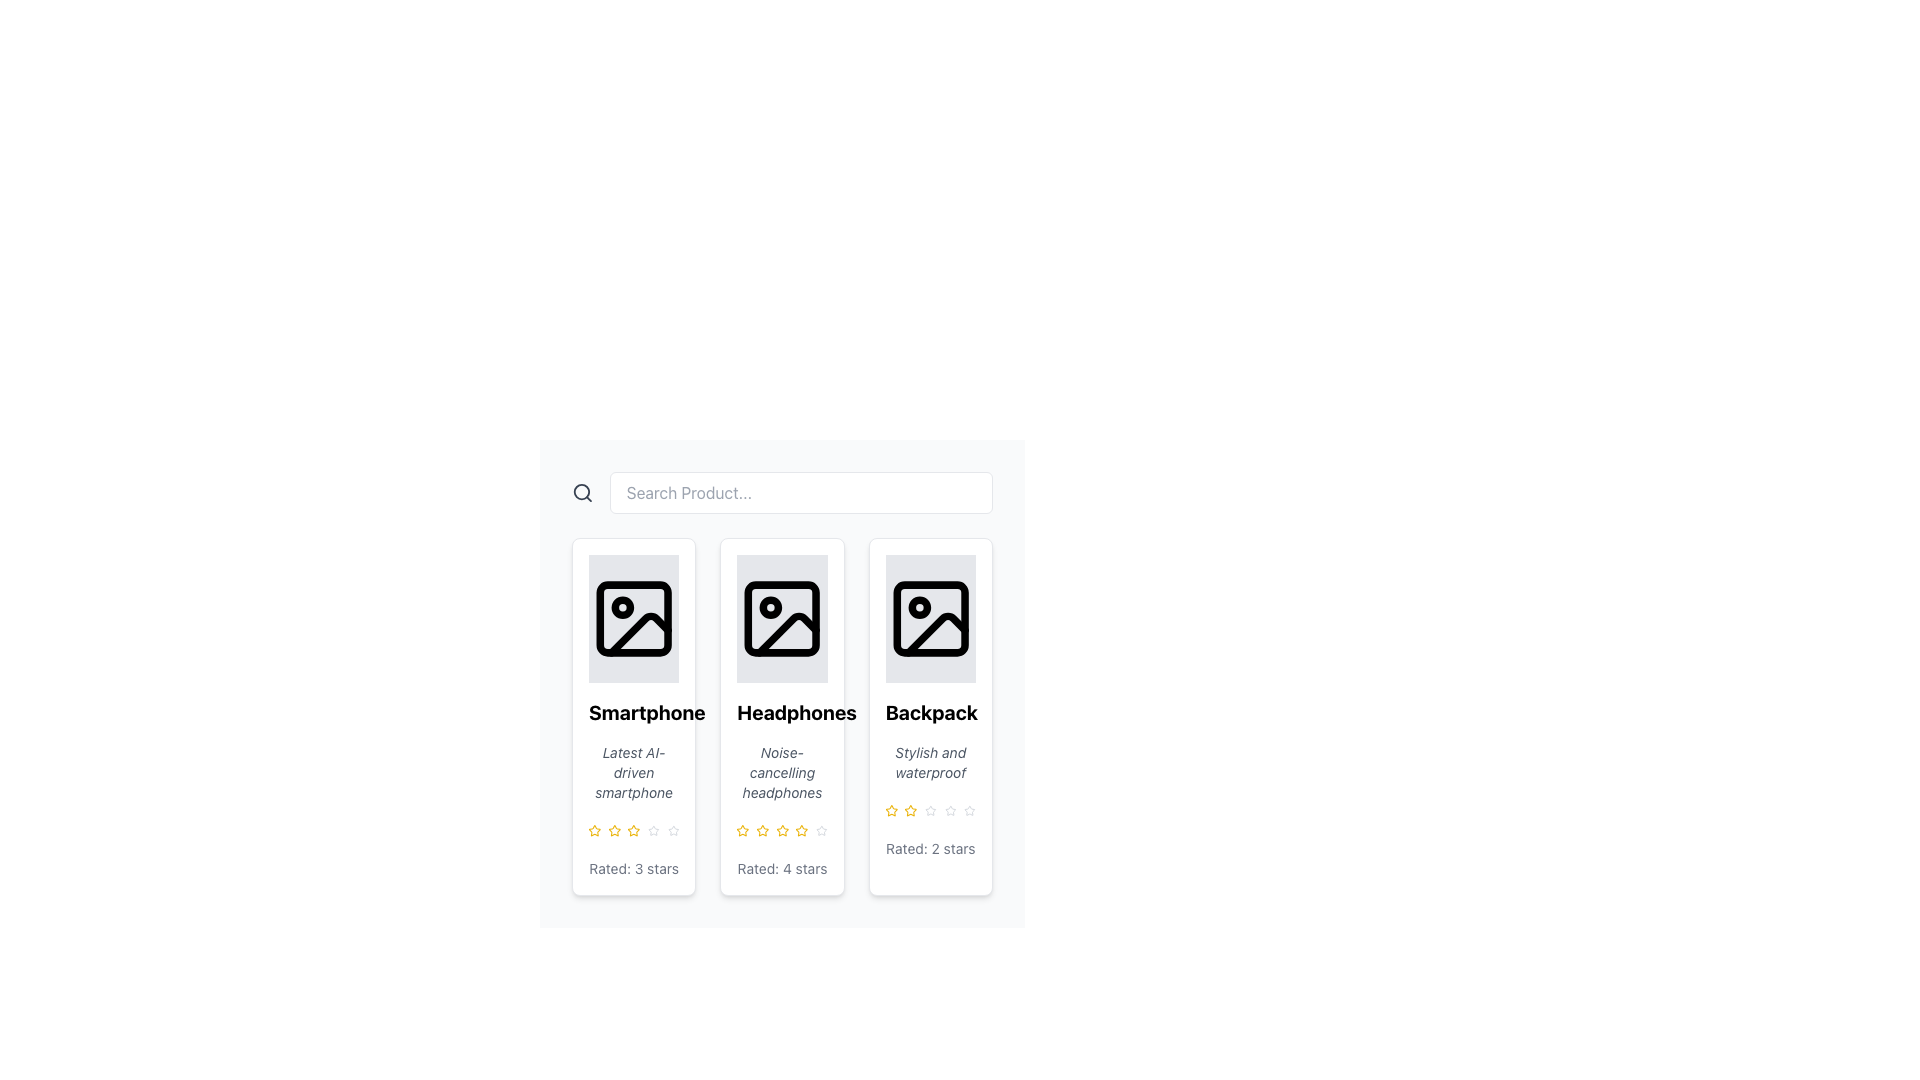  Describe the element at coordinates (781, 716) in the screenshot. I see `the product card displaying 'Headphones'` at that location.